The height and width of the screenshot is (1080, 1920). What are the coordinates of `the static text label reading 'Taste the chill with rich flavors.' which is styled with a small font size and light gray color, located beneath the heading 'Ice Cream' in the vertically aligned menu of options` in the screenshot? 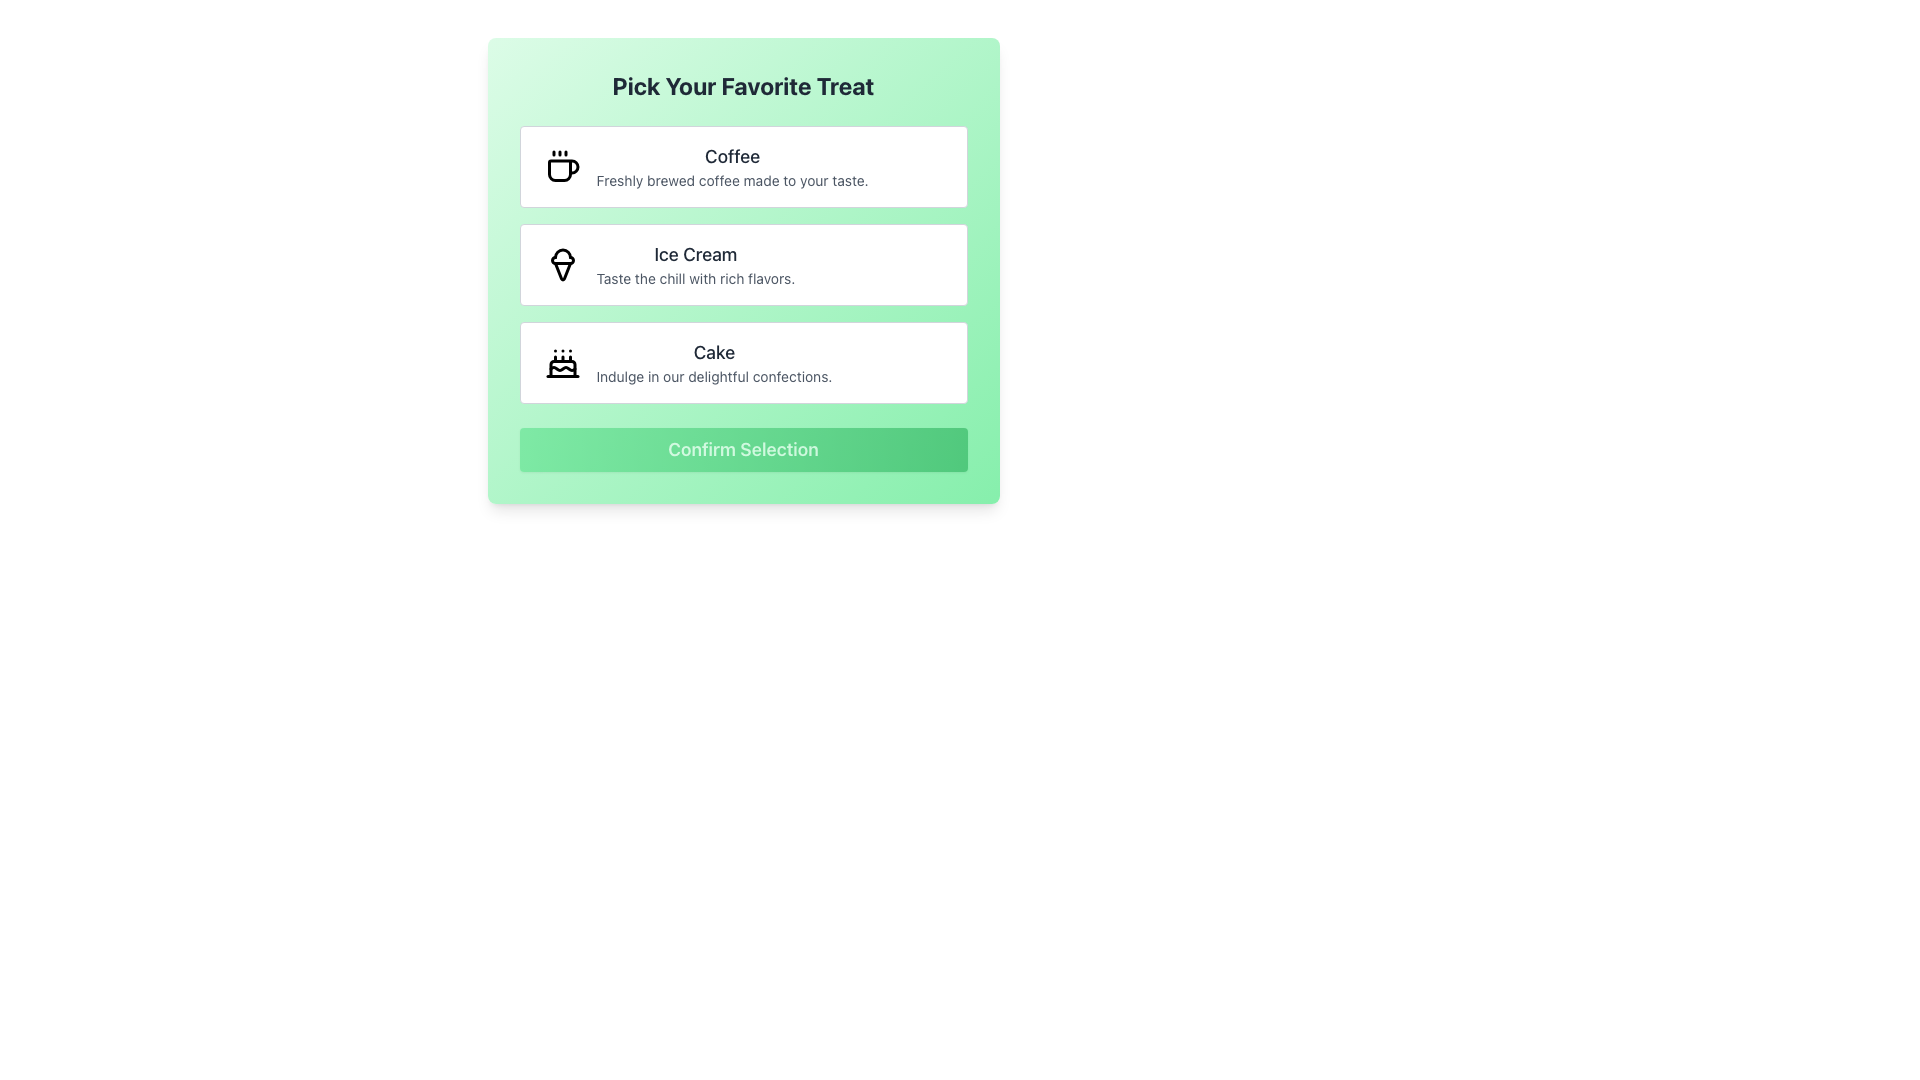 It's located at (695, 278).